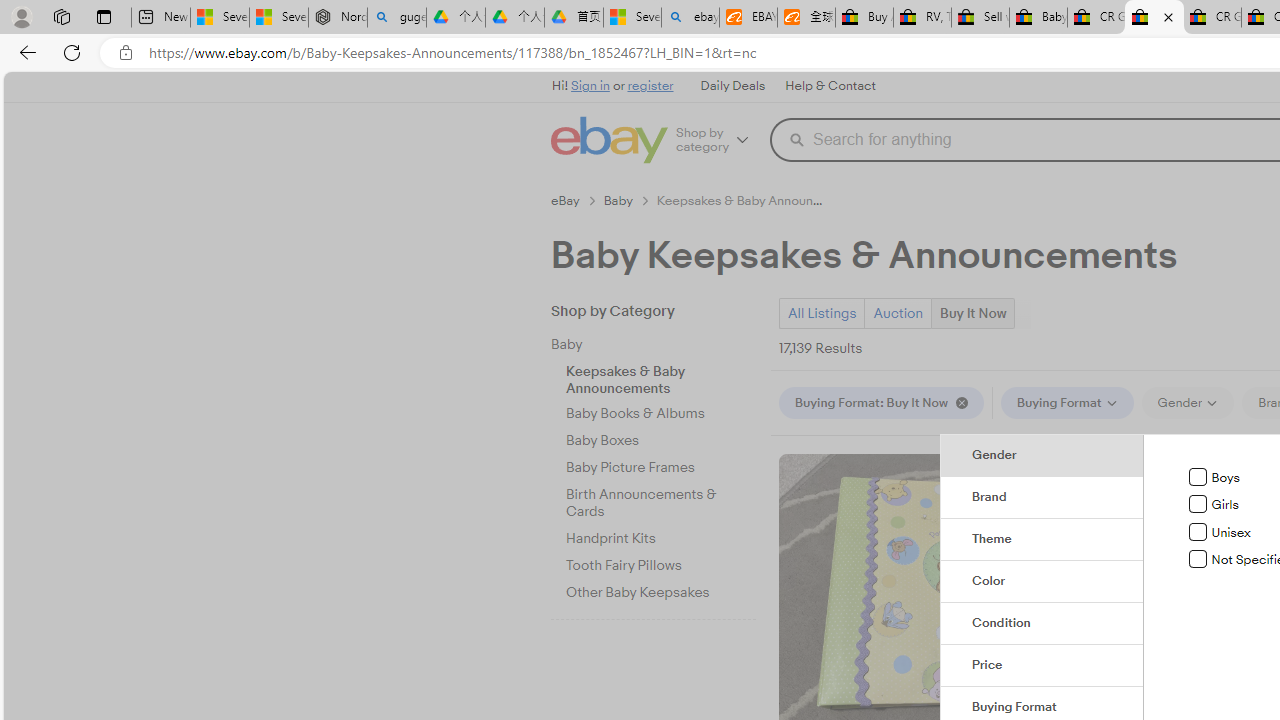  I want to click on 'Boys', so click(1198, 477).